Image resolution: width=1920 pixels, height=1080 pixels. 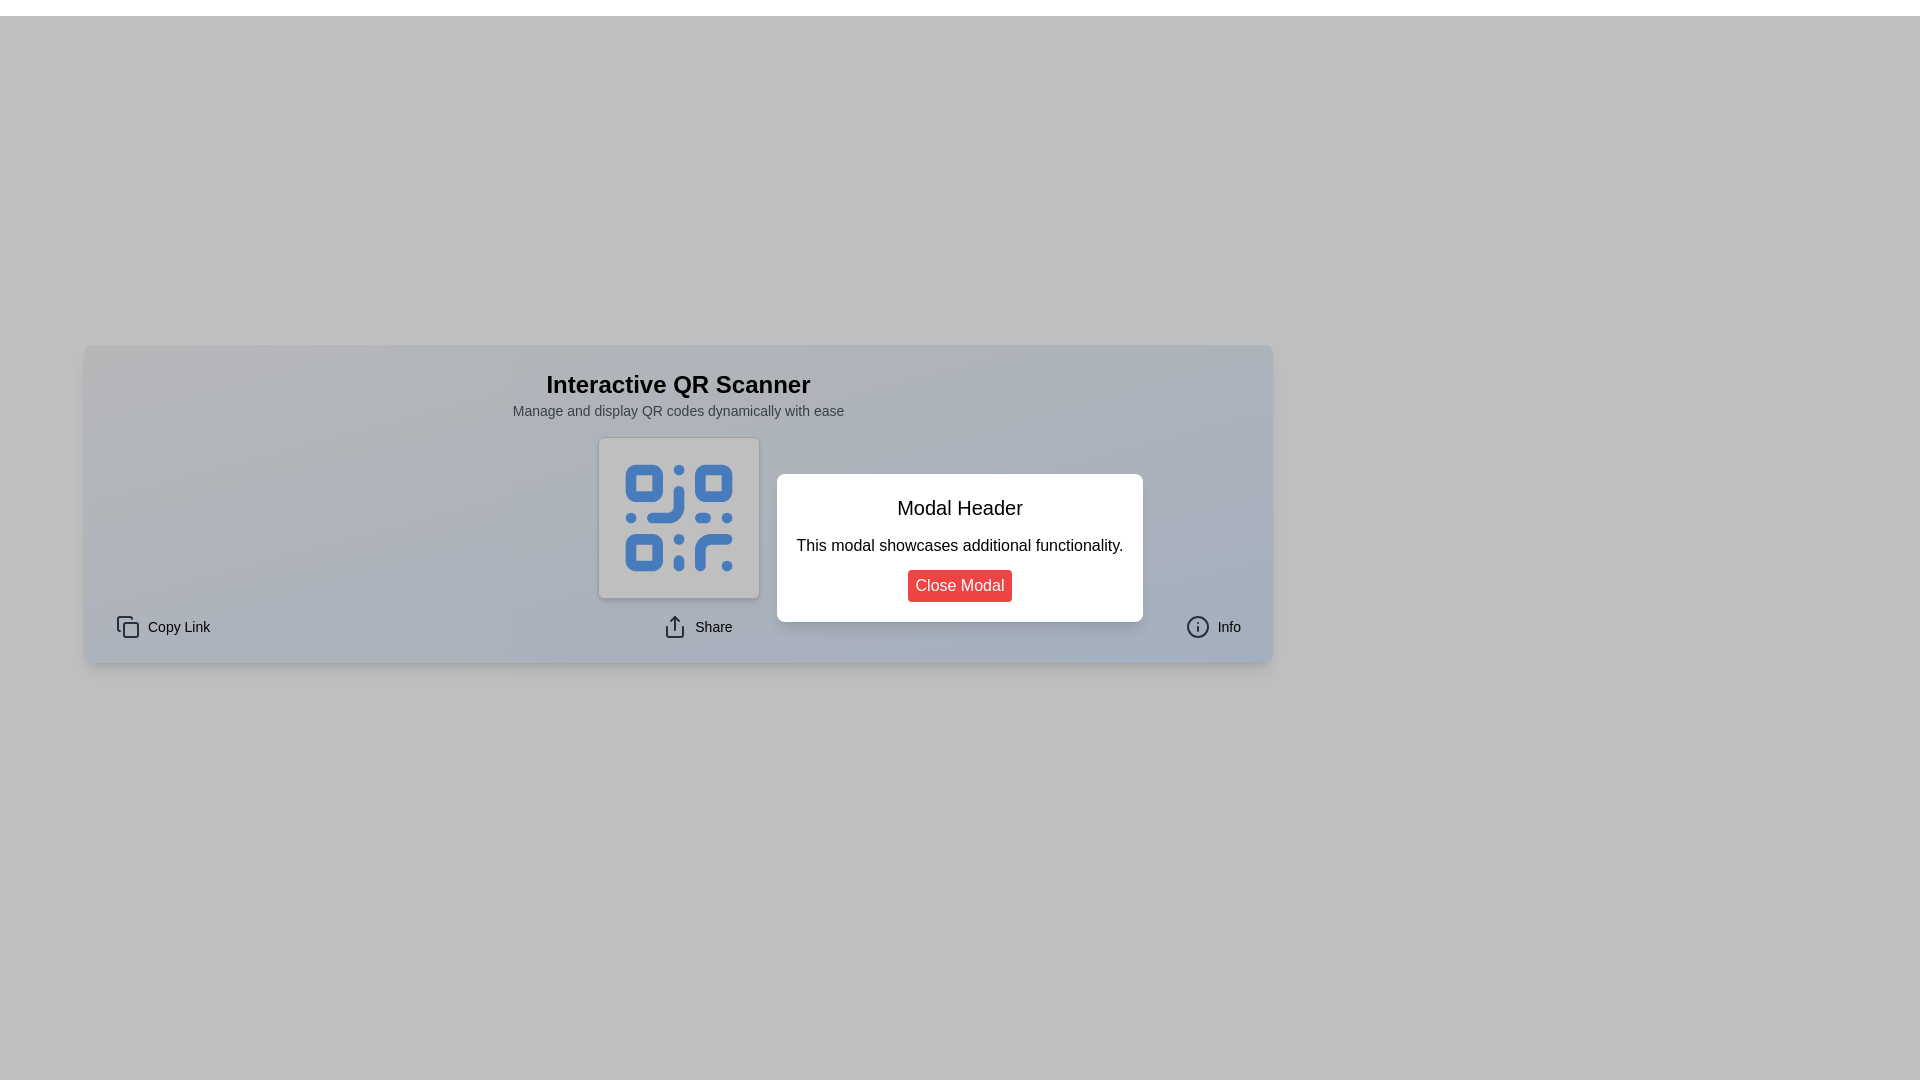 I want to click on the icon resembling overlapping sheets of paper in the bottom-left corner of the interactive section, so click(x=127, y=626).